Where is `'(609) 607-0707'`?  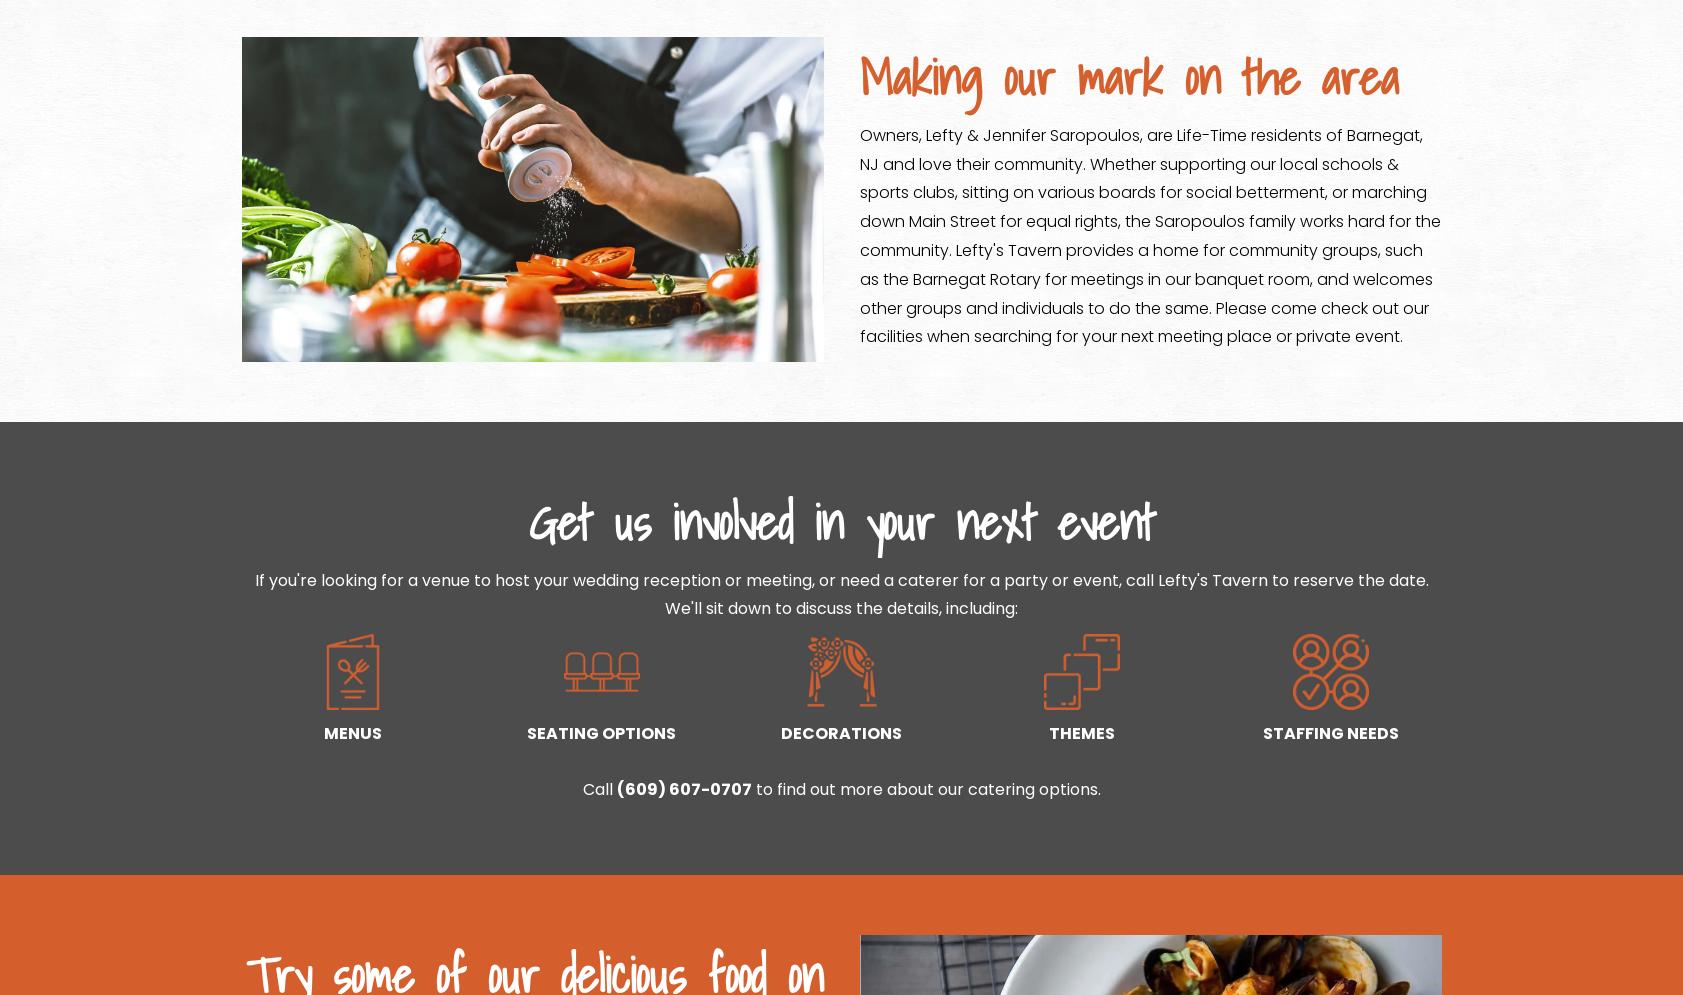
'(609) 607-0707' is located at coordinates (682, 788).